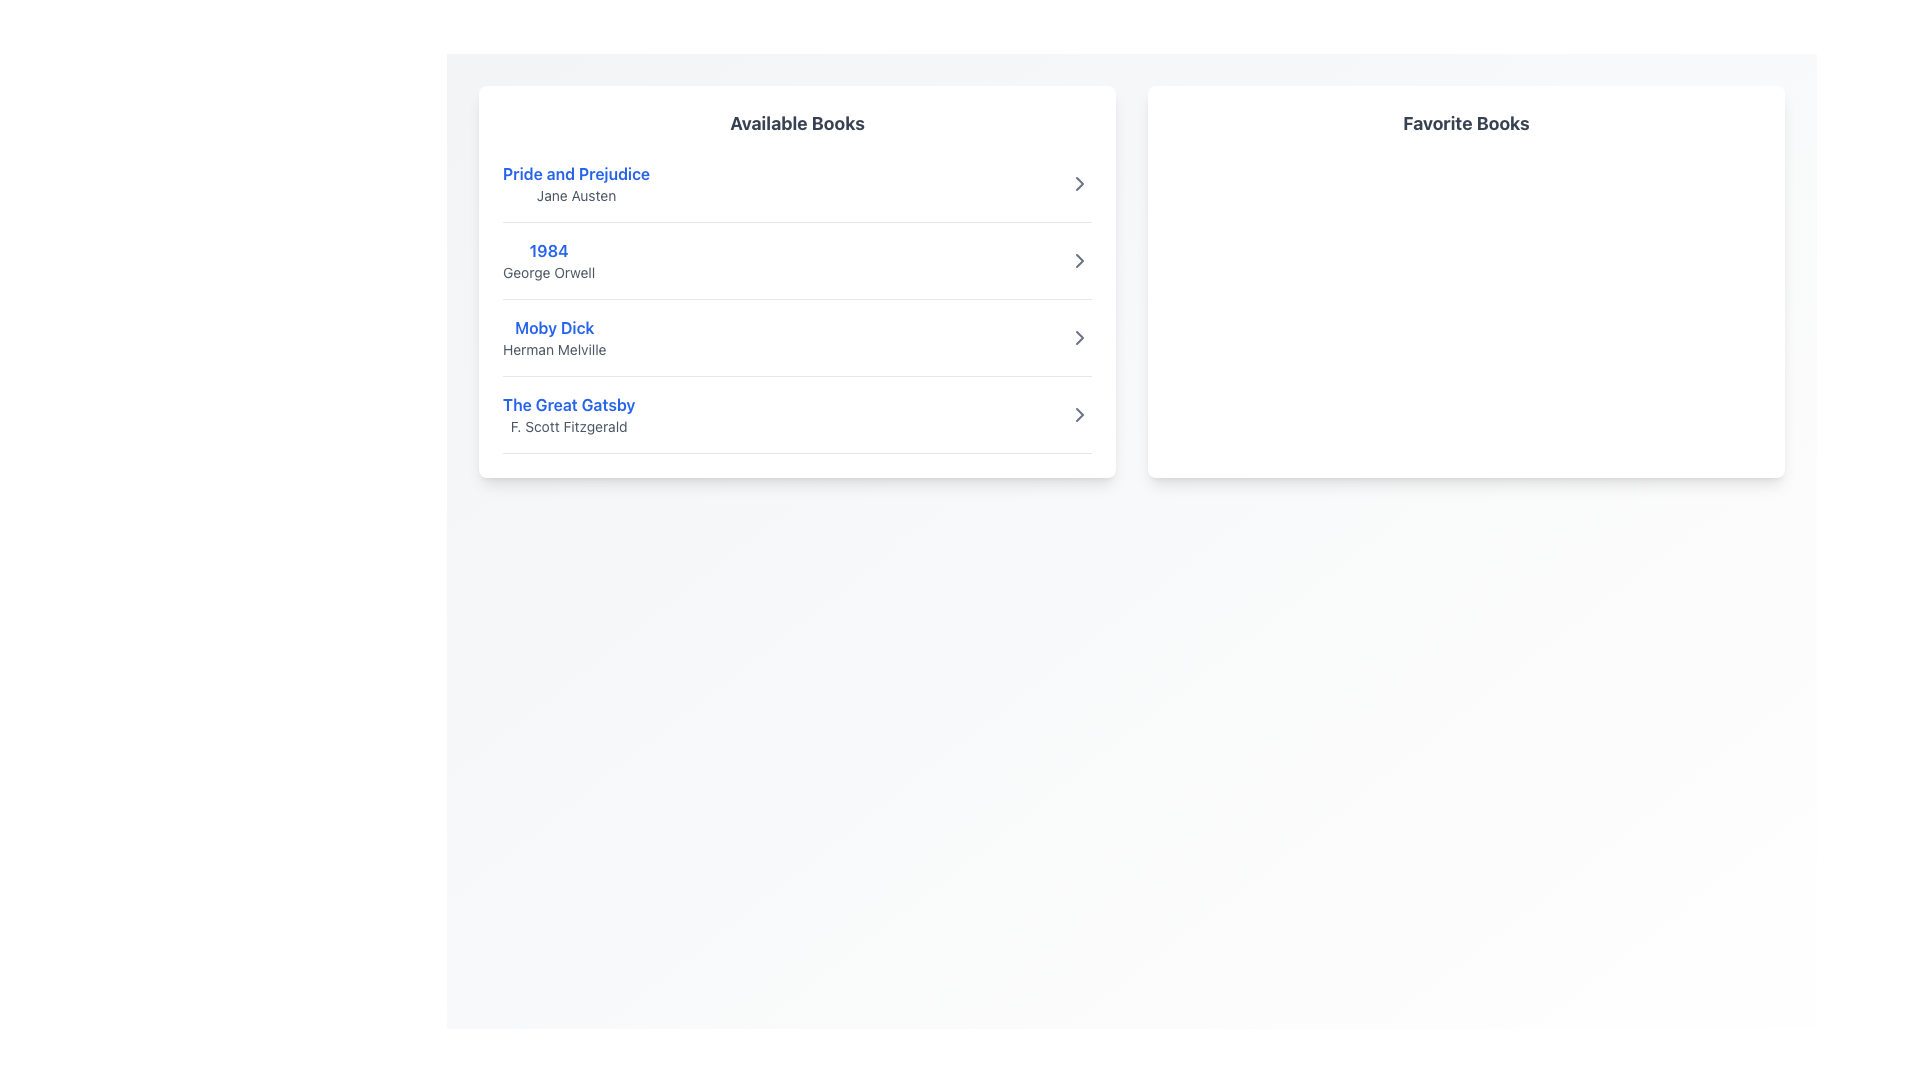  I want to click on the list entry for 'Moby Dick' by Herman Melville in the 'Available Books' section, so click(554, 337).